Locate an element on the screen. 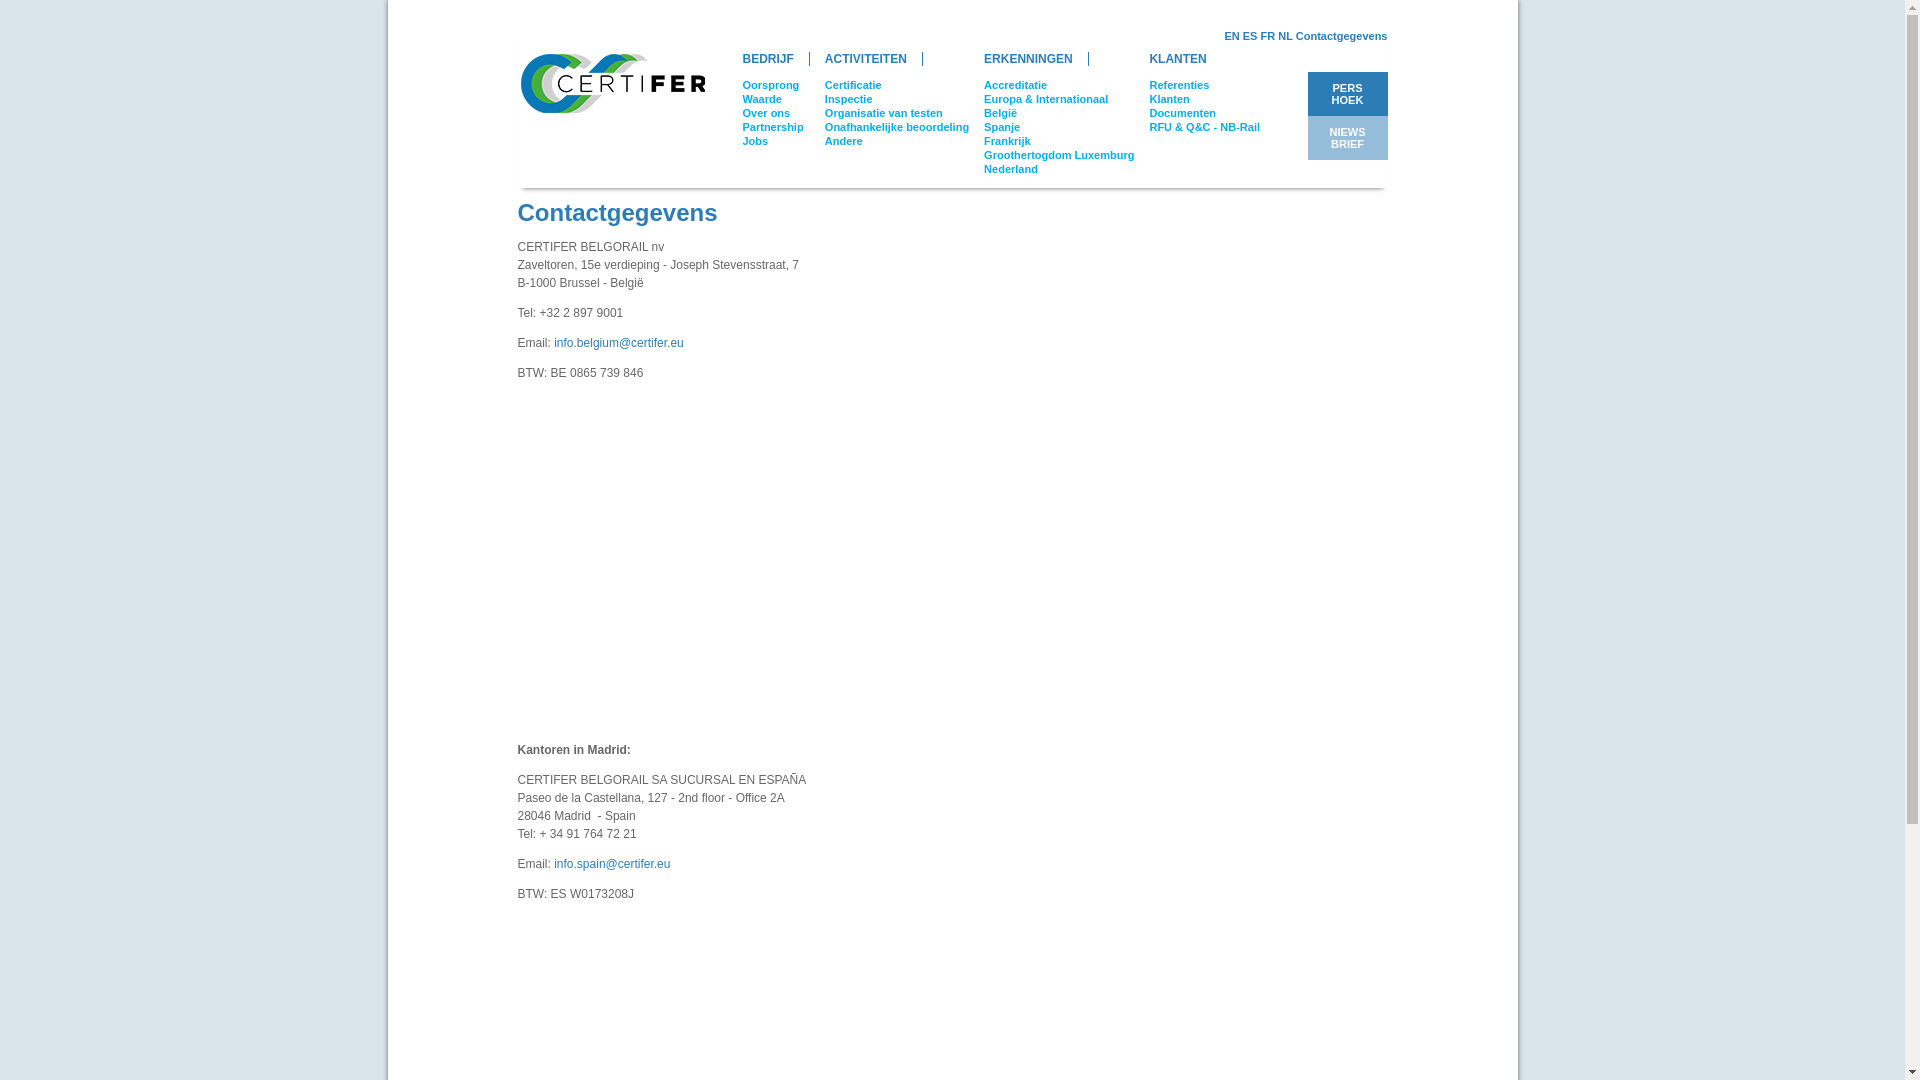 This screenshot has width=1920, height=1080. 'Documenten' is located at coordinates (1148, 112).